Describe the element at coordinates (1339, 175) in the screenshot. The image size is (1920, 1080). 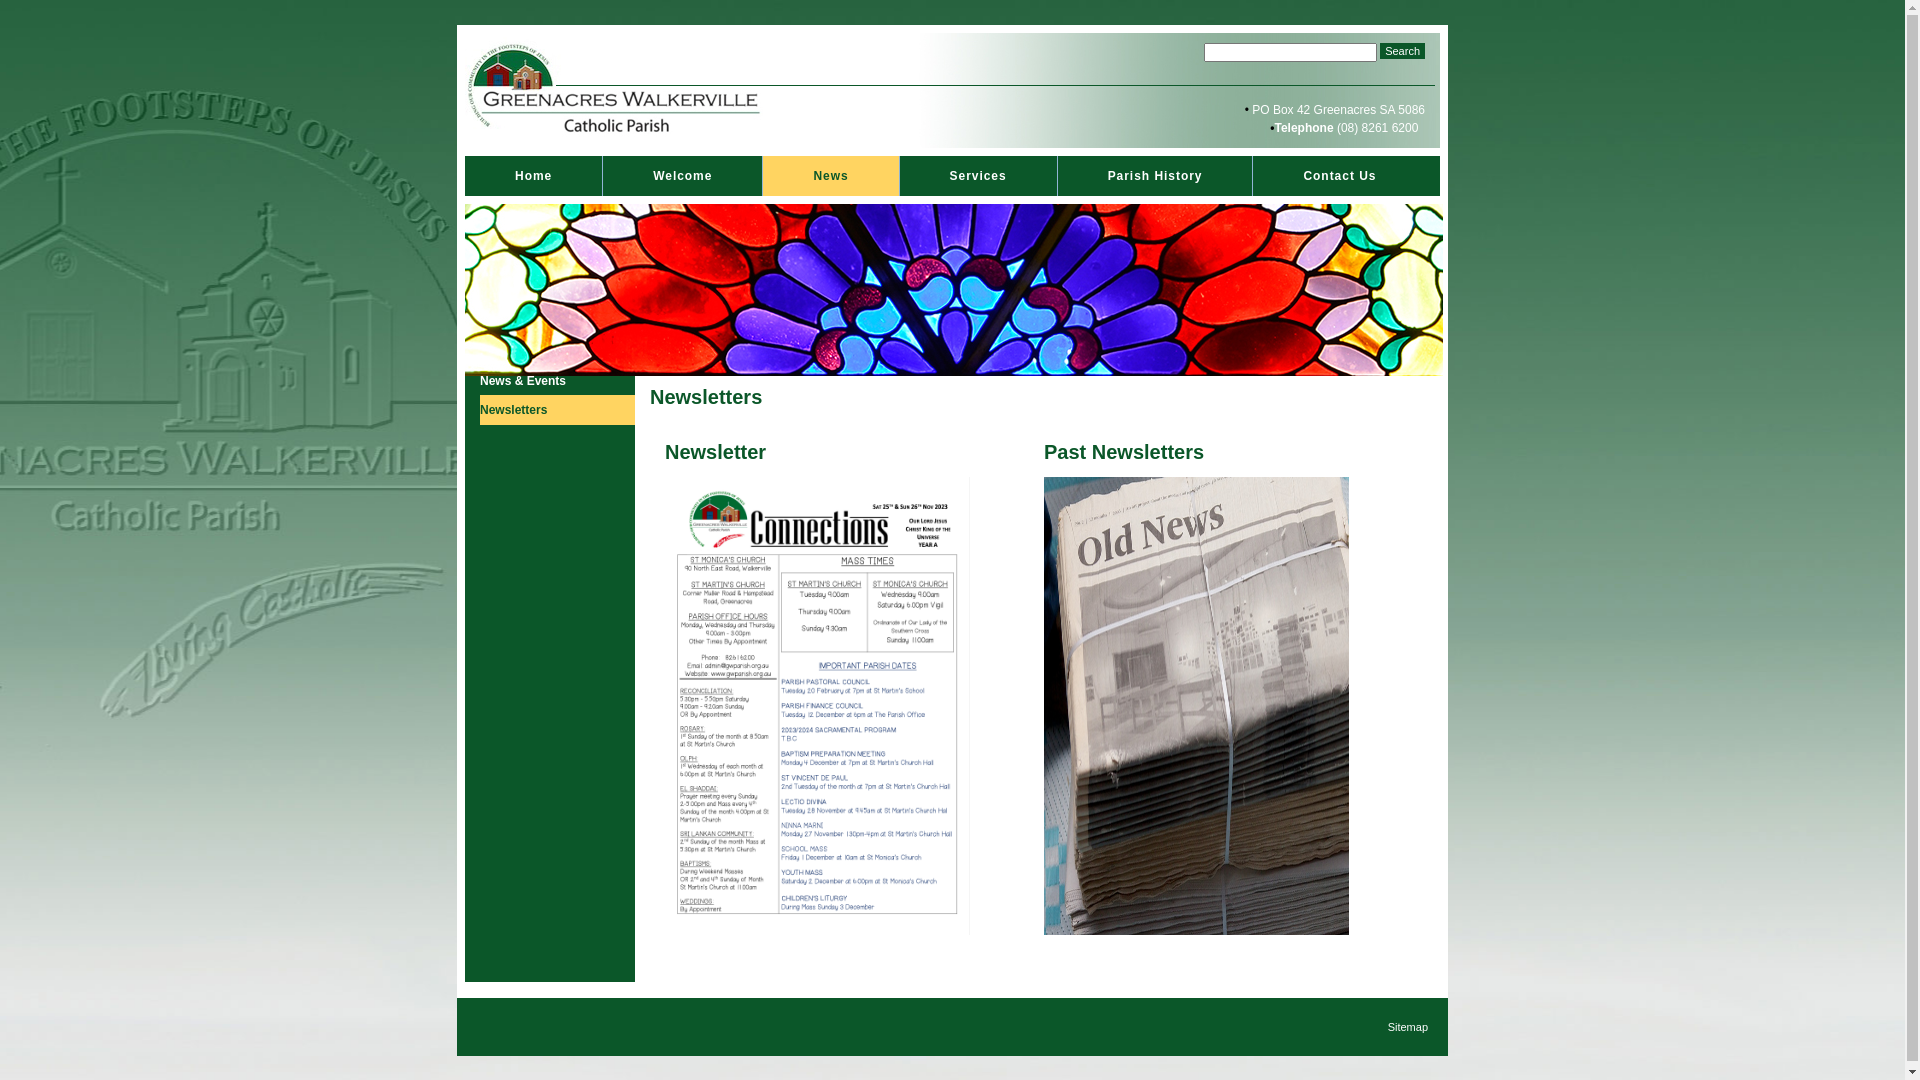
I see `'Contact Us'` at that location.